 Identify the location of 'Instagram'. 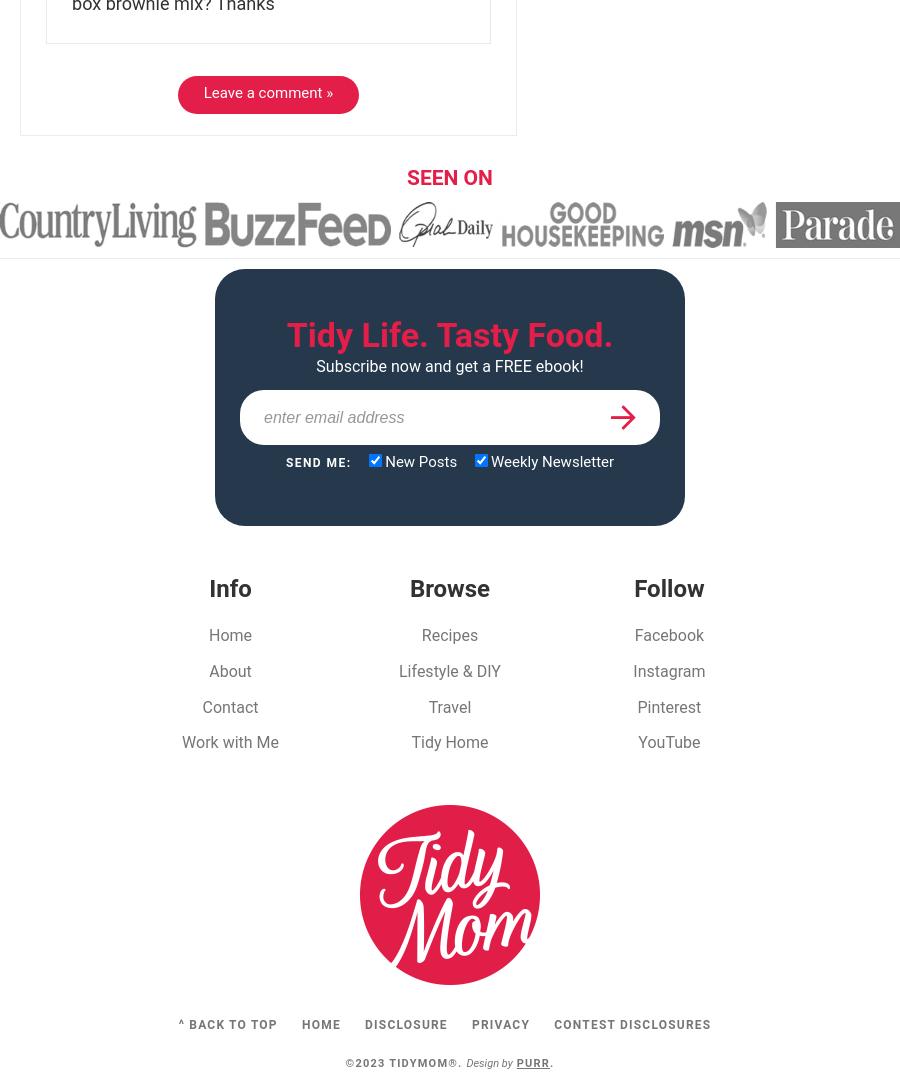
(668, 670).